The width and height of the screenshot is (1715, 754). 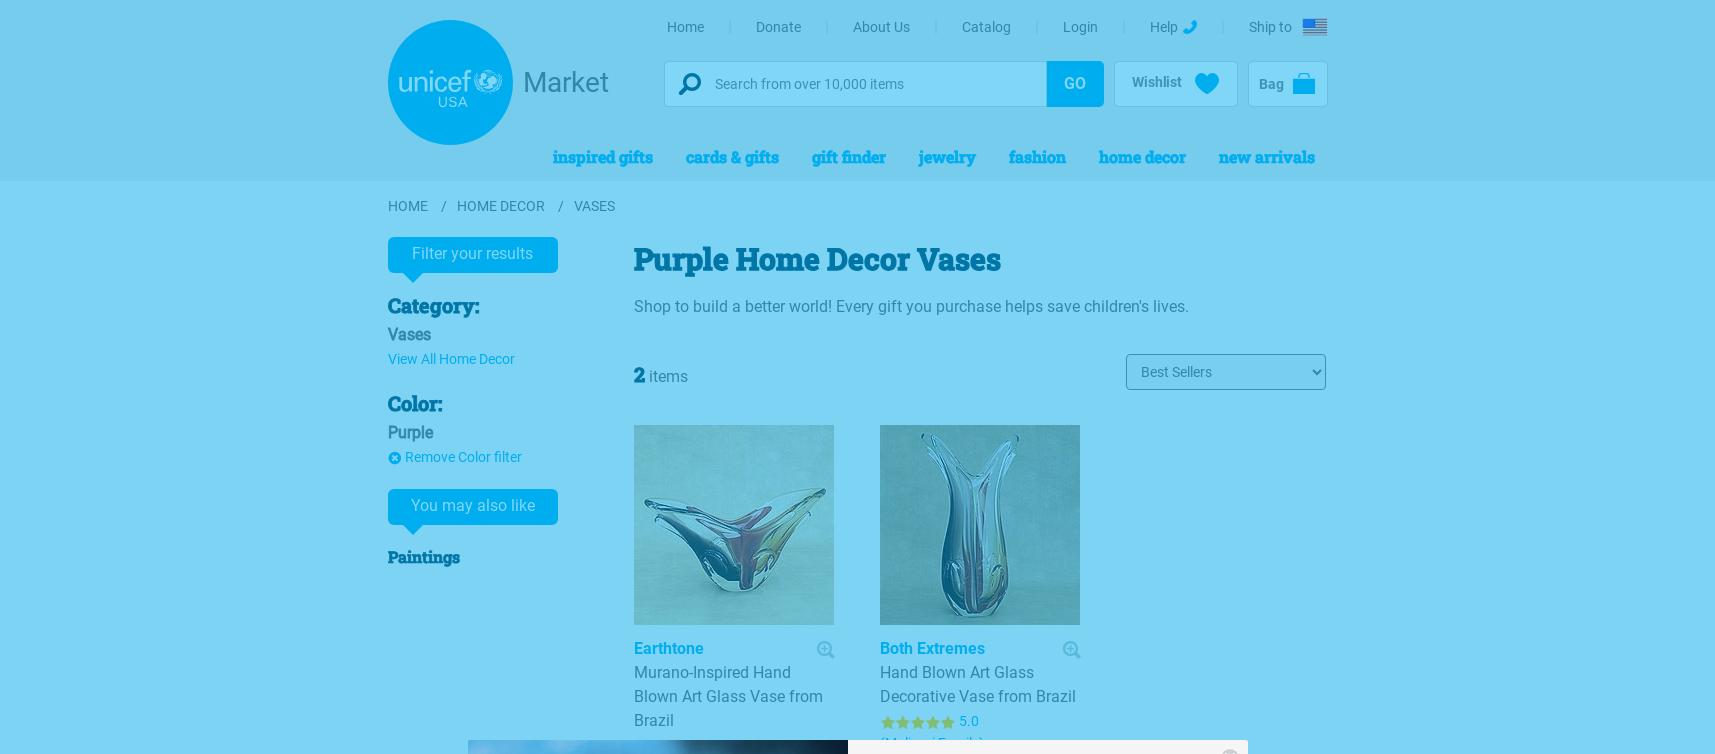 I want to click on 'About Us', so click(x=880, y=26).